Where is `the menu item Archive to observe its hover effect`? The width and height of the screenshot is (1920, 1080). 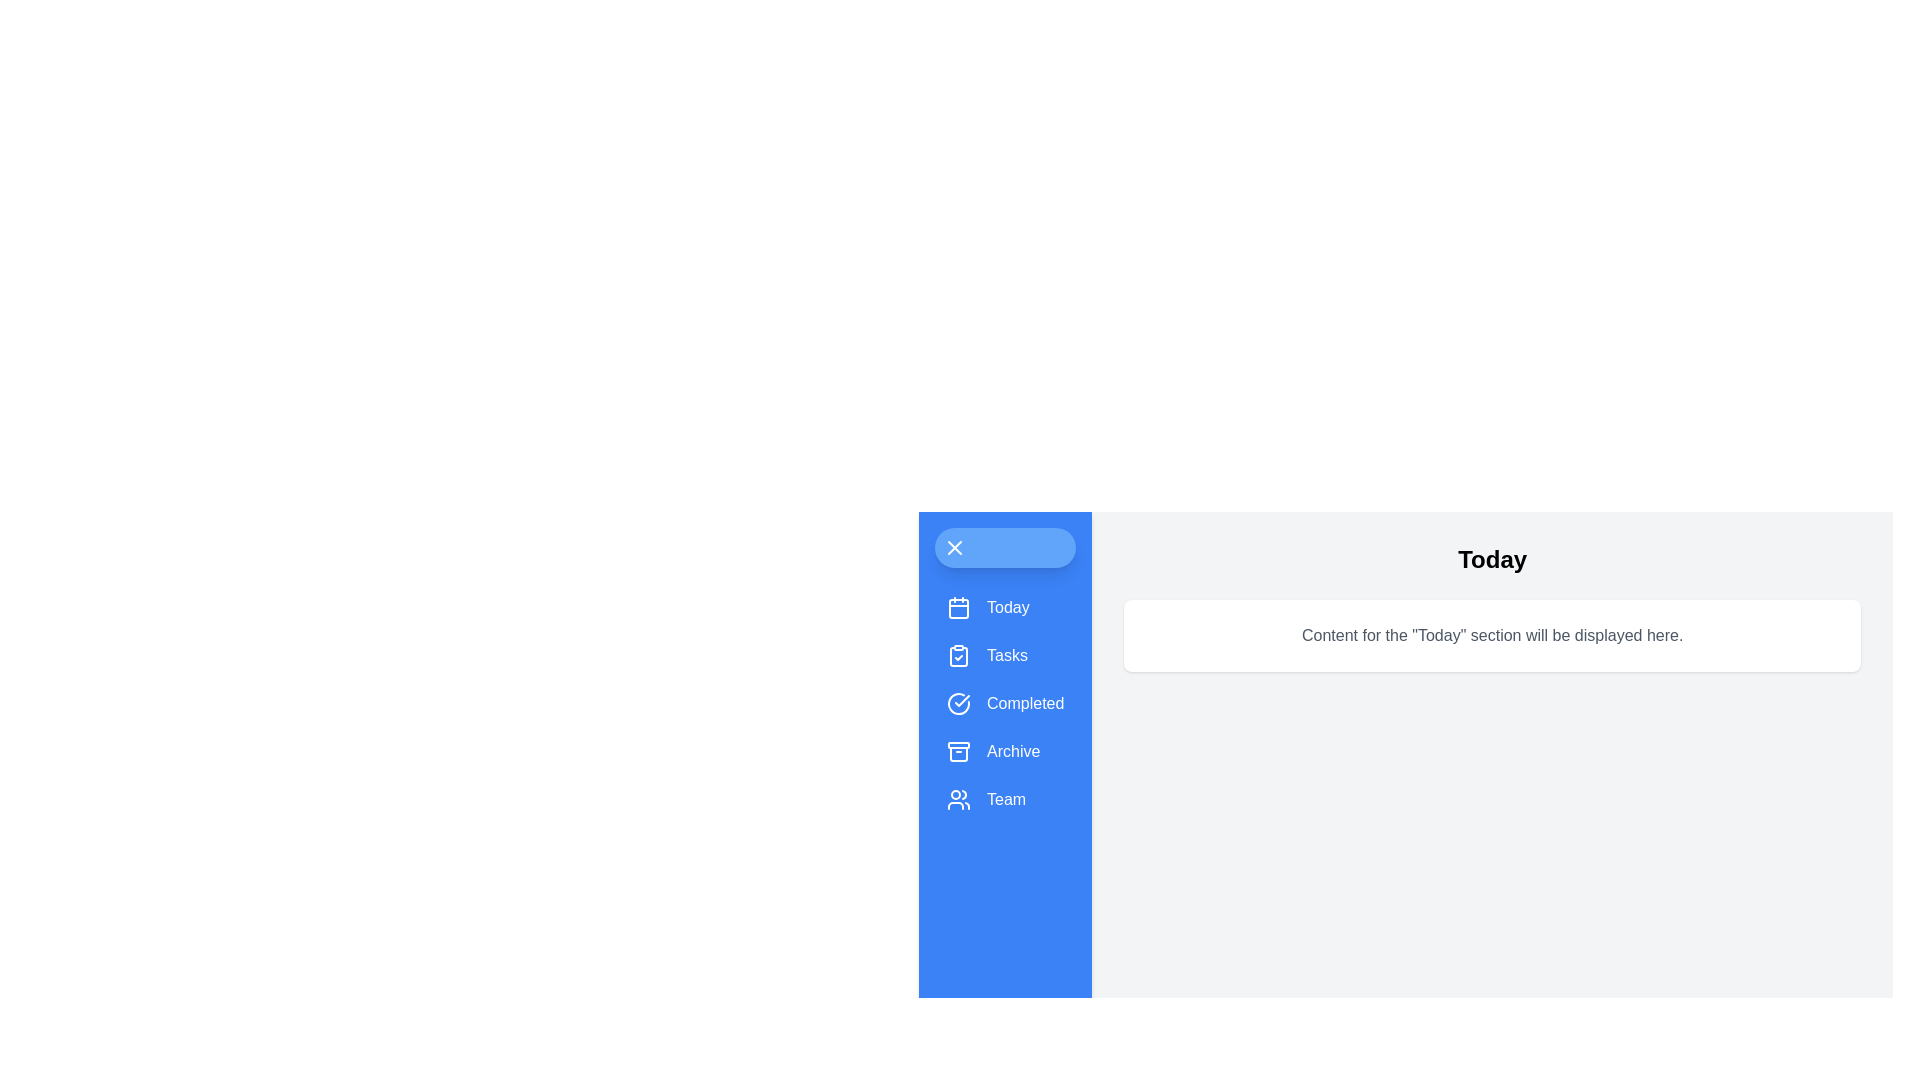 the menu item Archive to observe its hover effect is located at coordinates (1005, 752).